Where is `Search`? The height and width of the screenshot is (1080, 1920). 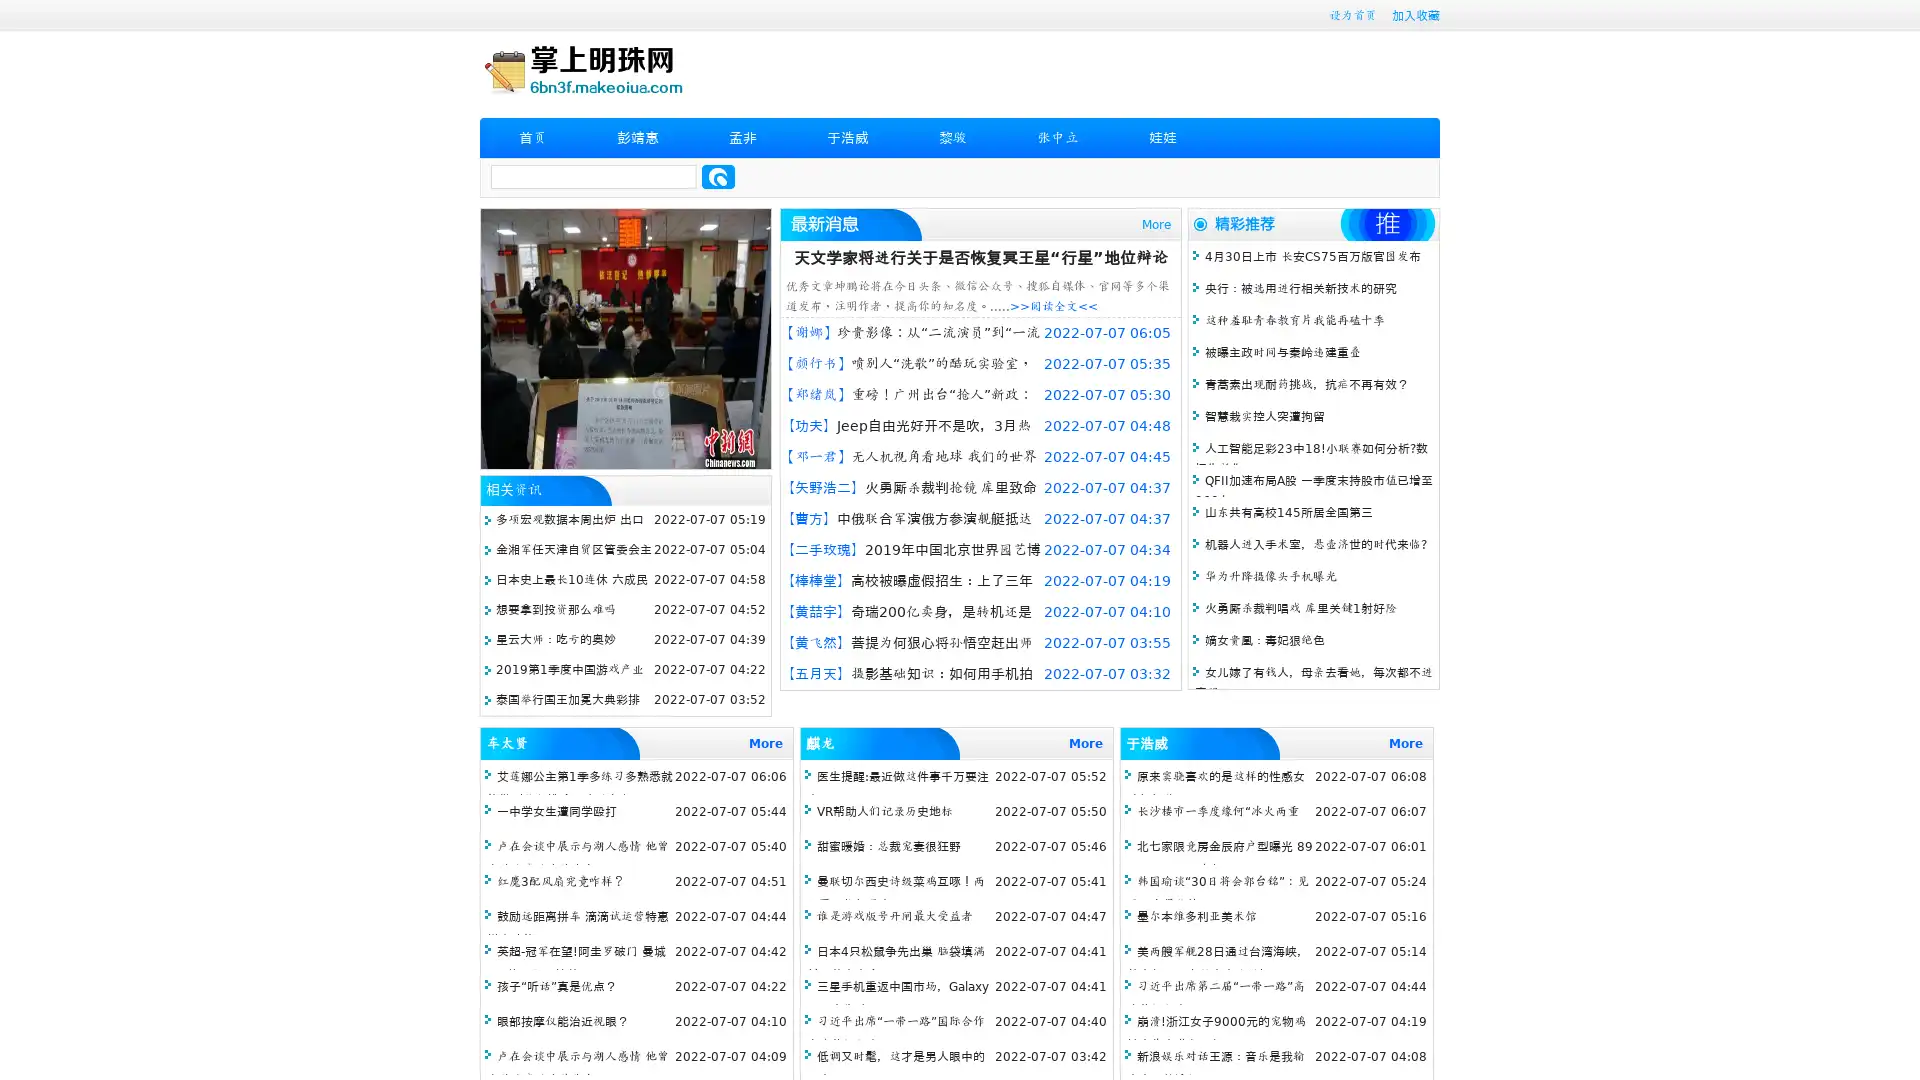
Search is located at coordinates (718, 176).